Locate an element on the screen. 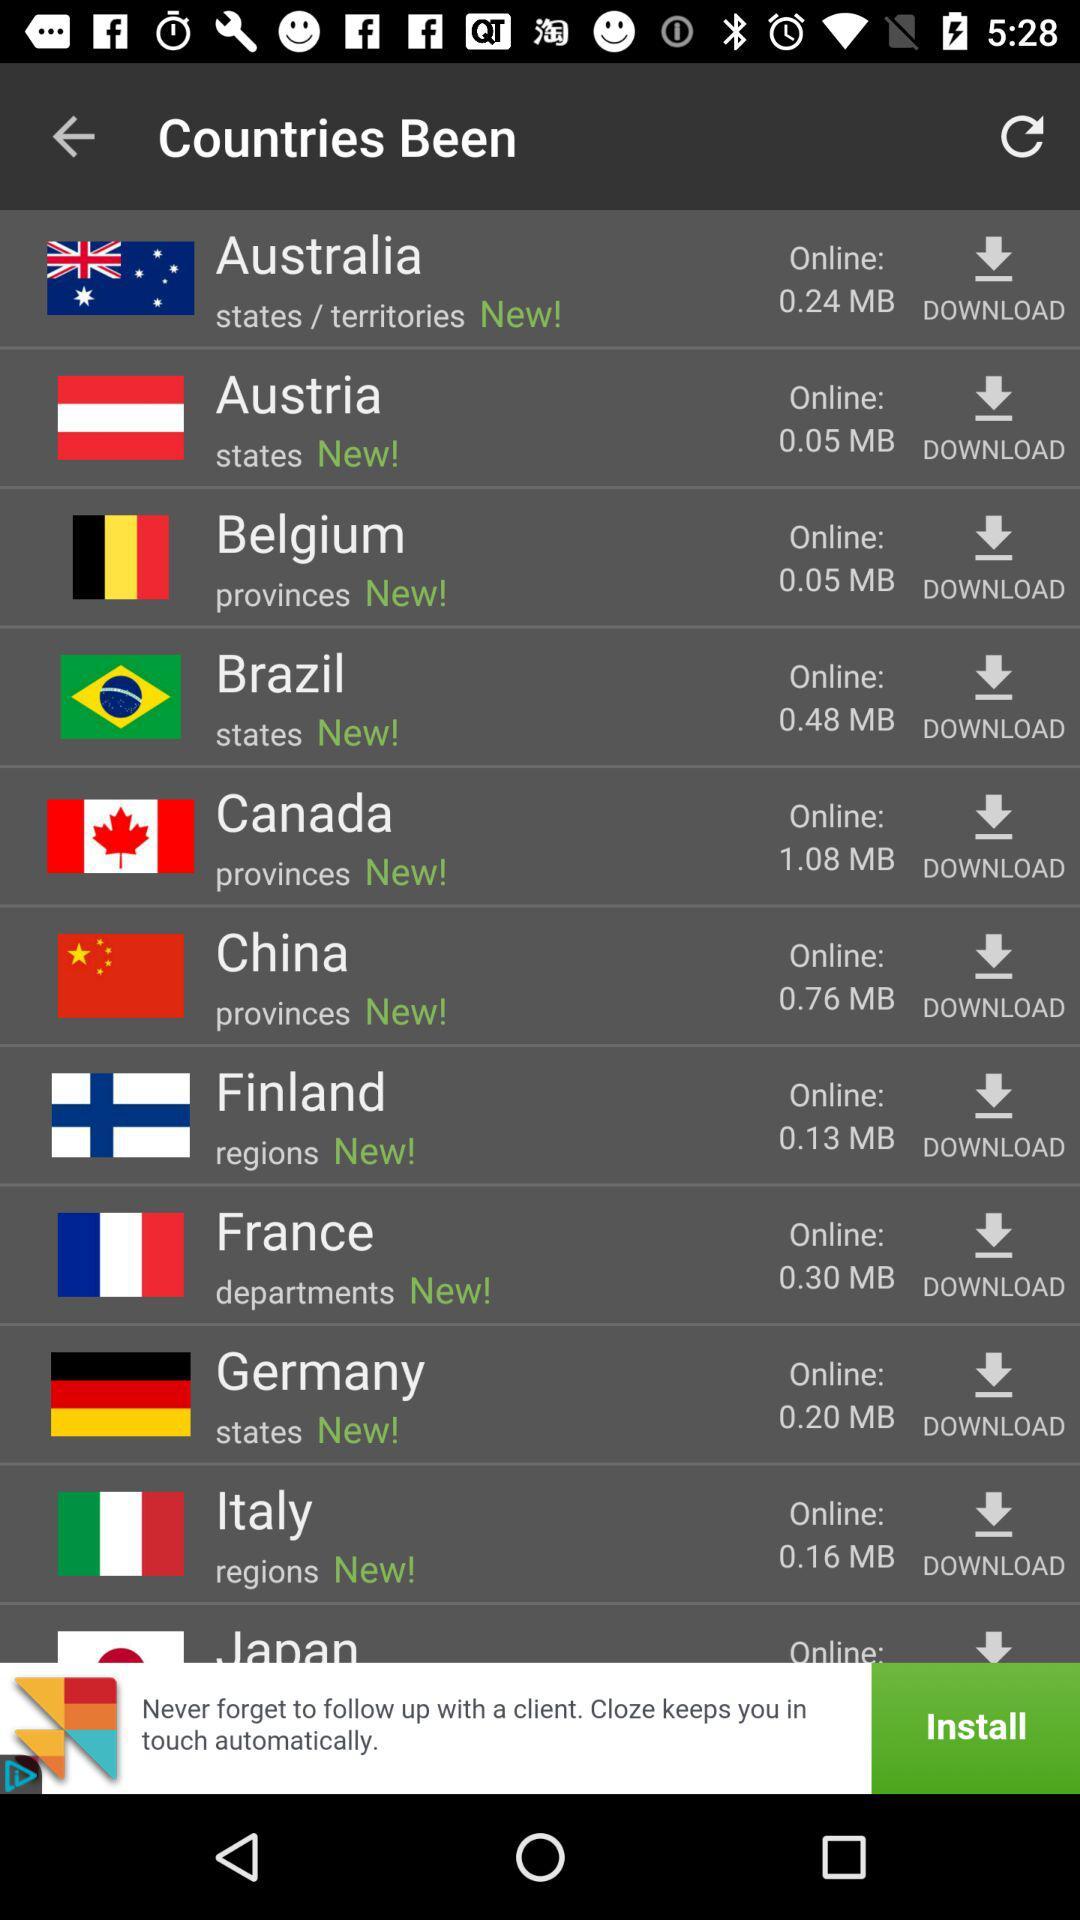 The image size is (1080, 1920). the icon above the new! item is located at coordinates (319, 1368).